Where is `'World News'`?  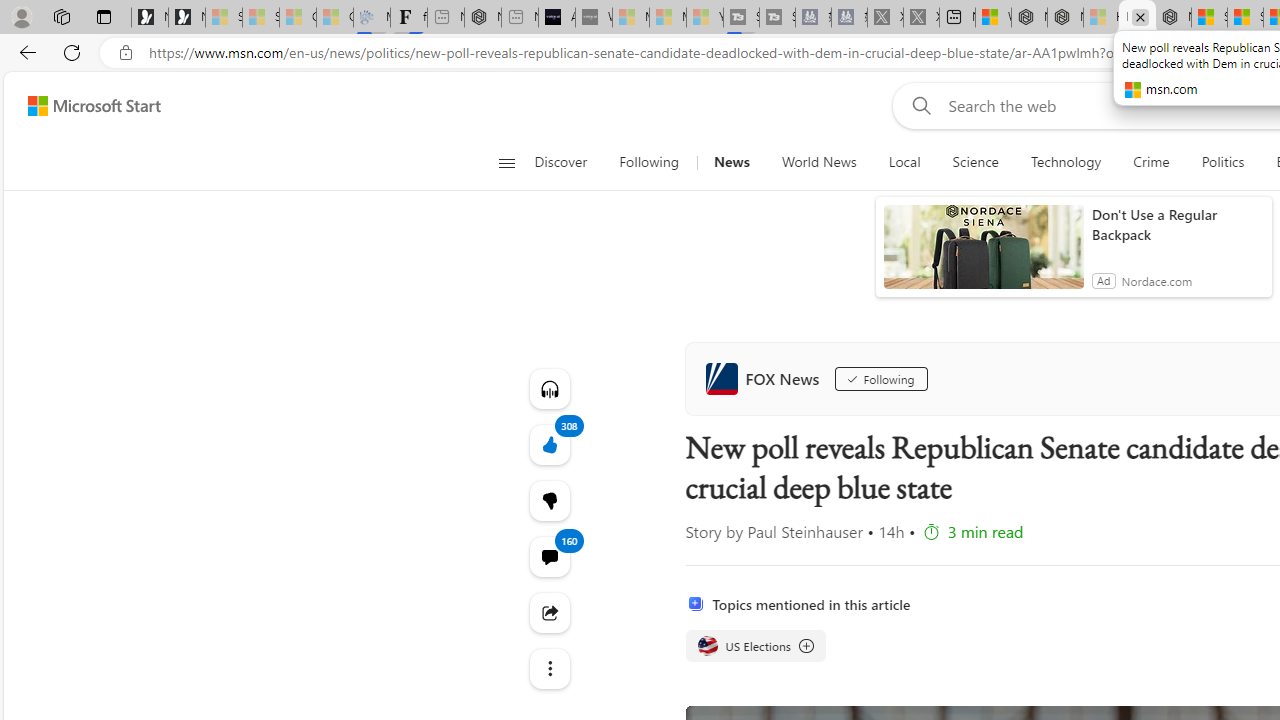 'World News' is located at coordinates (819, 162).